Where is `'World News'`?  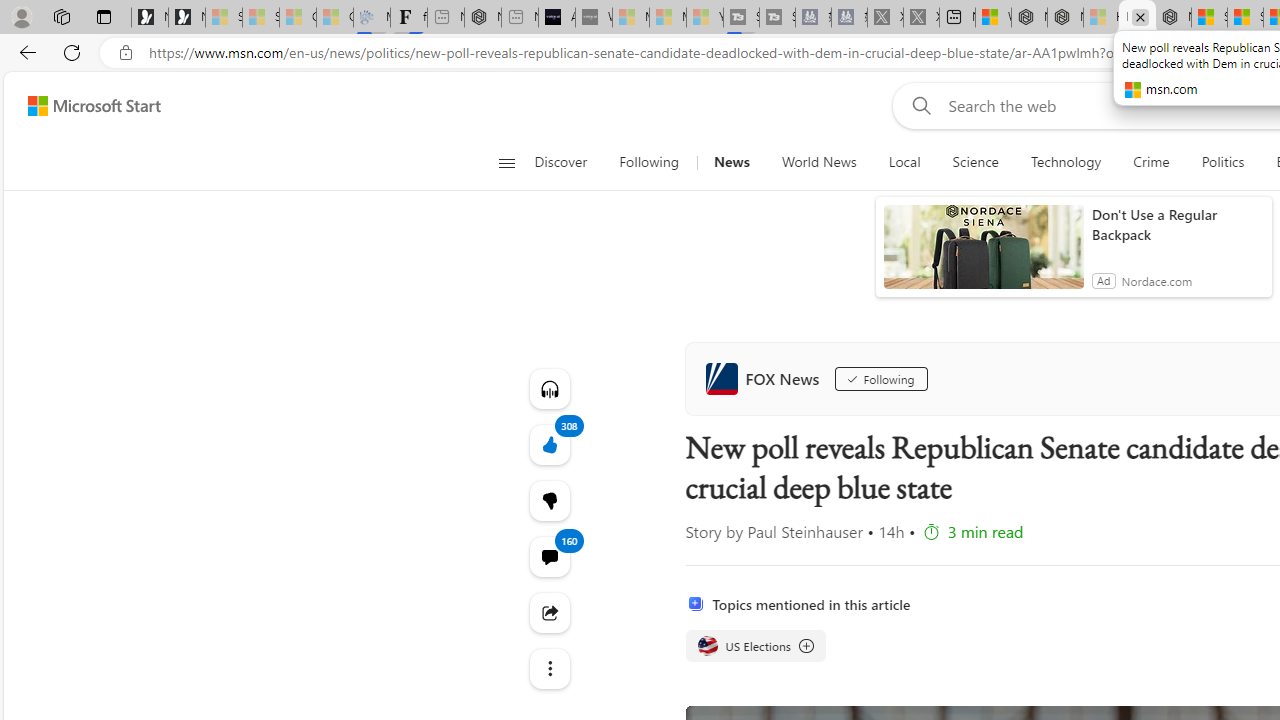 'World News' is located at coordinates (819, 162).